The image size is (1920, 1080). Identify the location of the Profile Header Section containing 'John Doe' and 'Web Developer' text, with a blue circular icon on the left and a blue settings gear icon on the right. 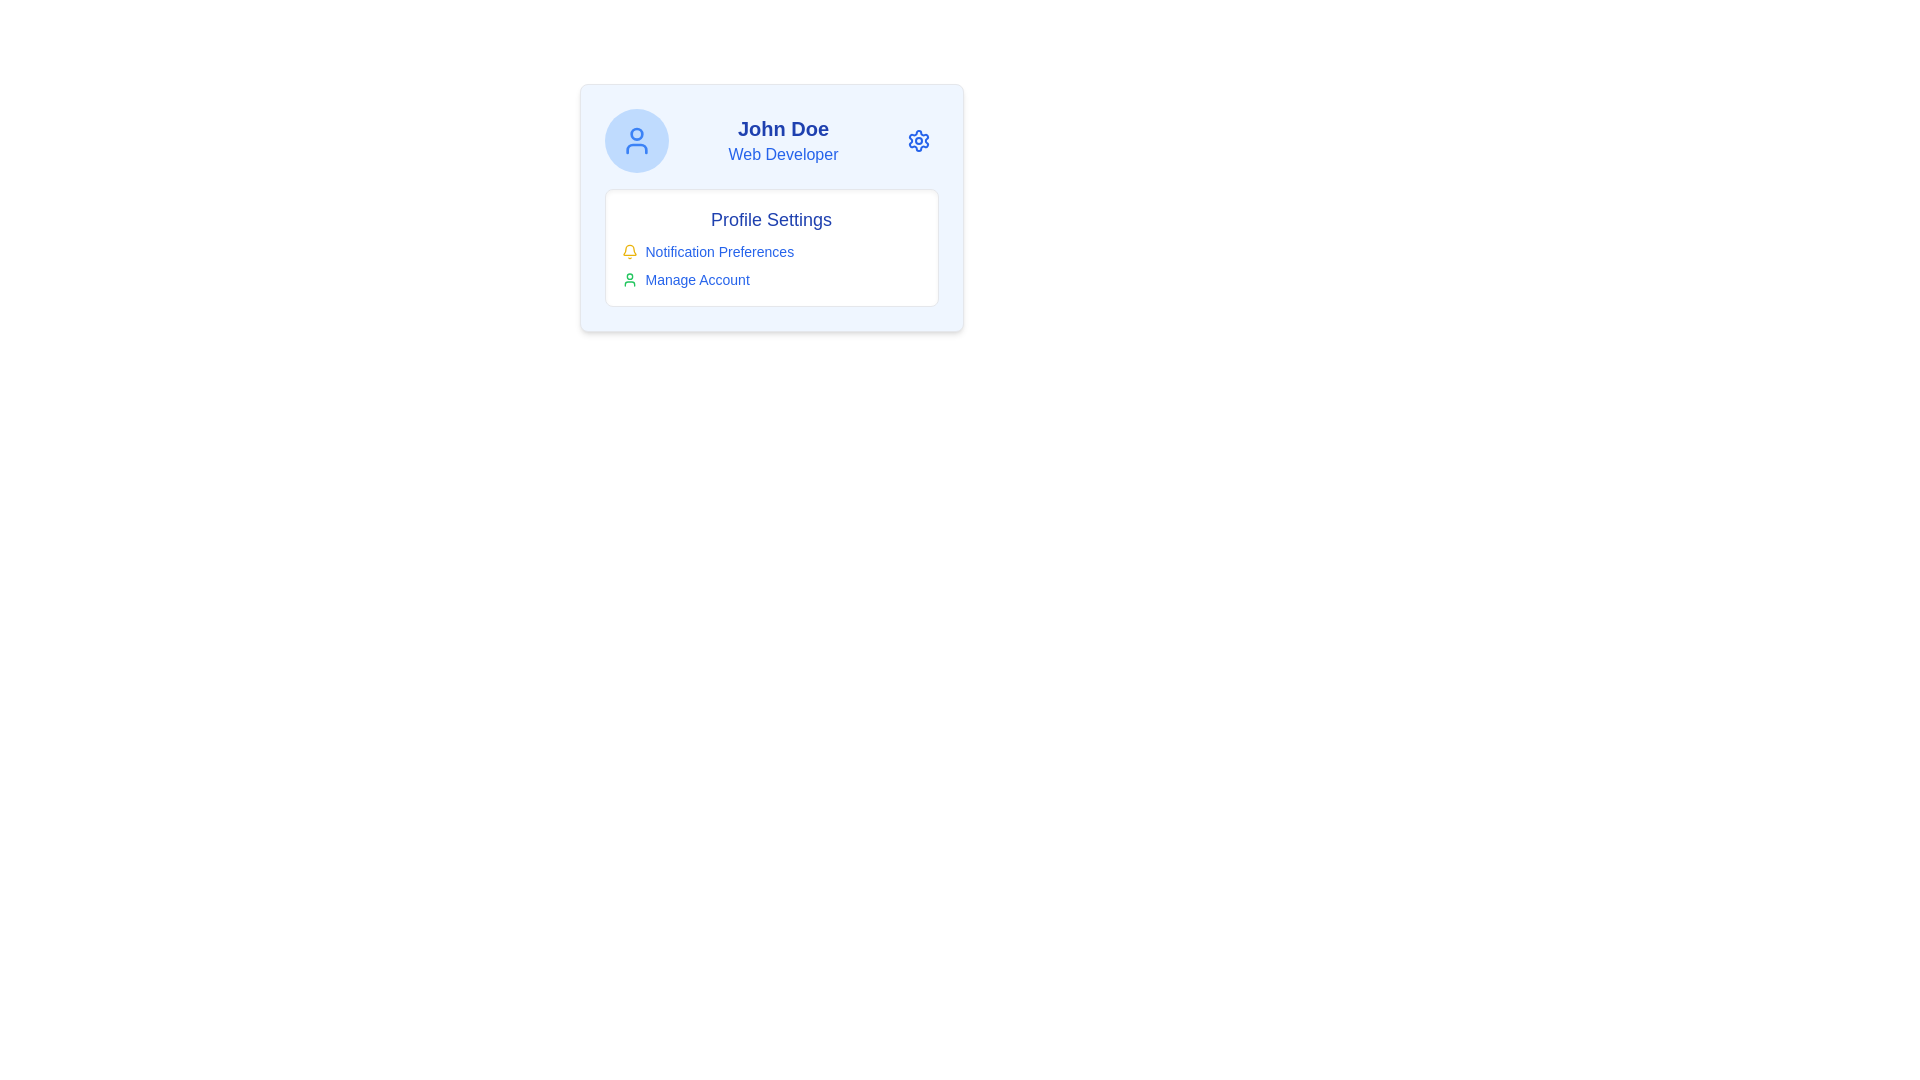
(770, 140).